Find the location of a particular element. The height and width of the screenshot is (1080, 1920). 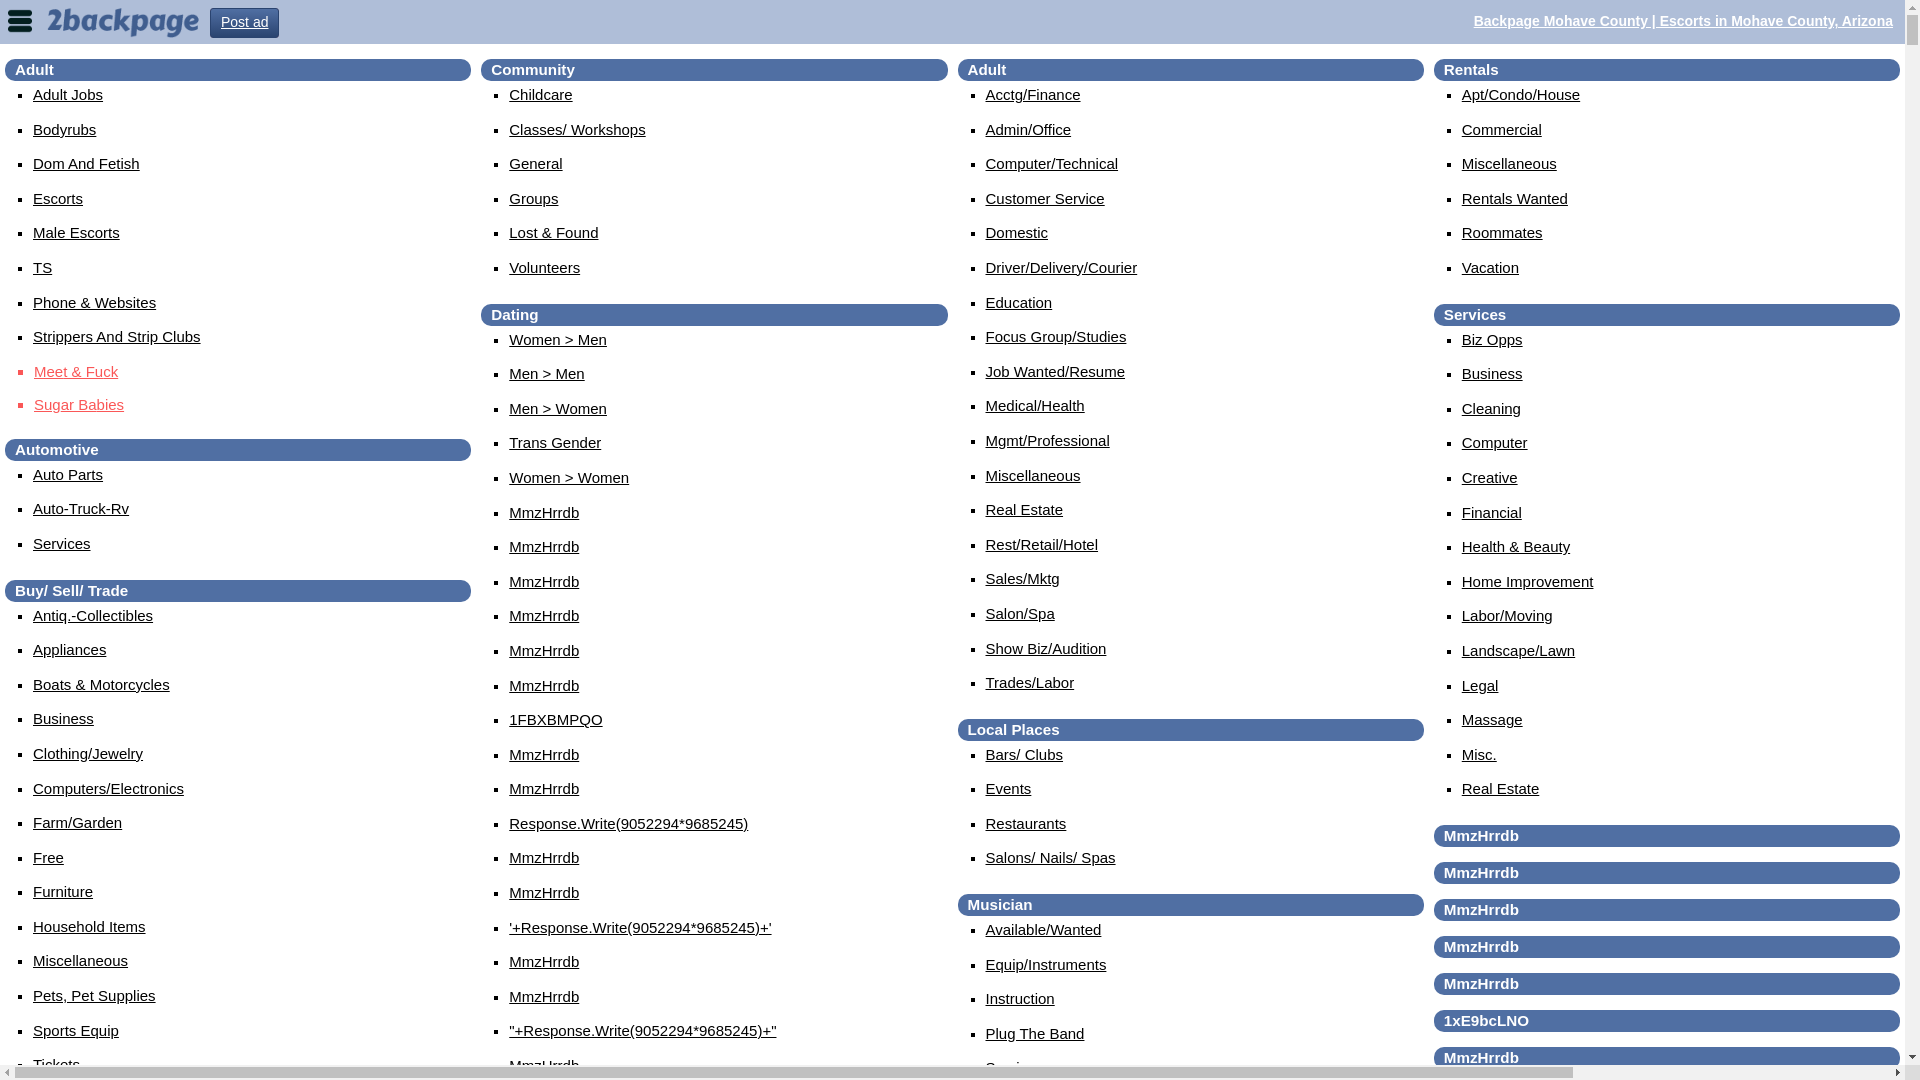

'Rest/Retail/Hotel' is located at coordinates (1041, 544).